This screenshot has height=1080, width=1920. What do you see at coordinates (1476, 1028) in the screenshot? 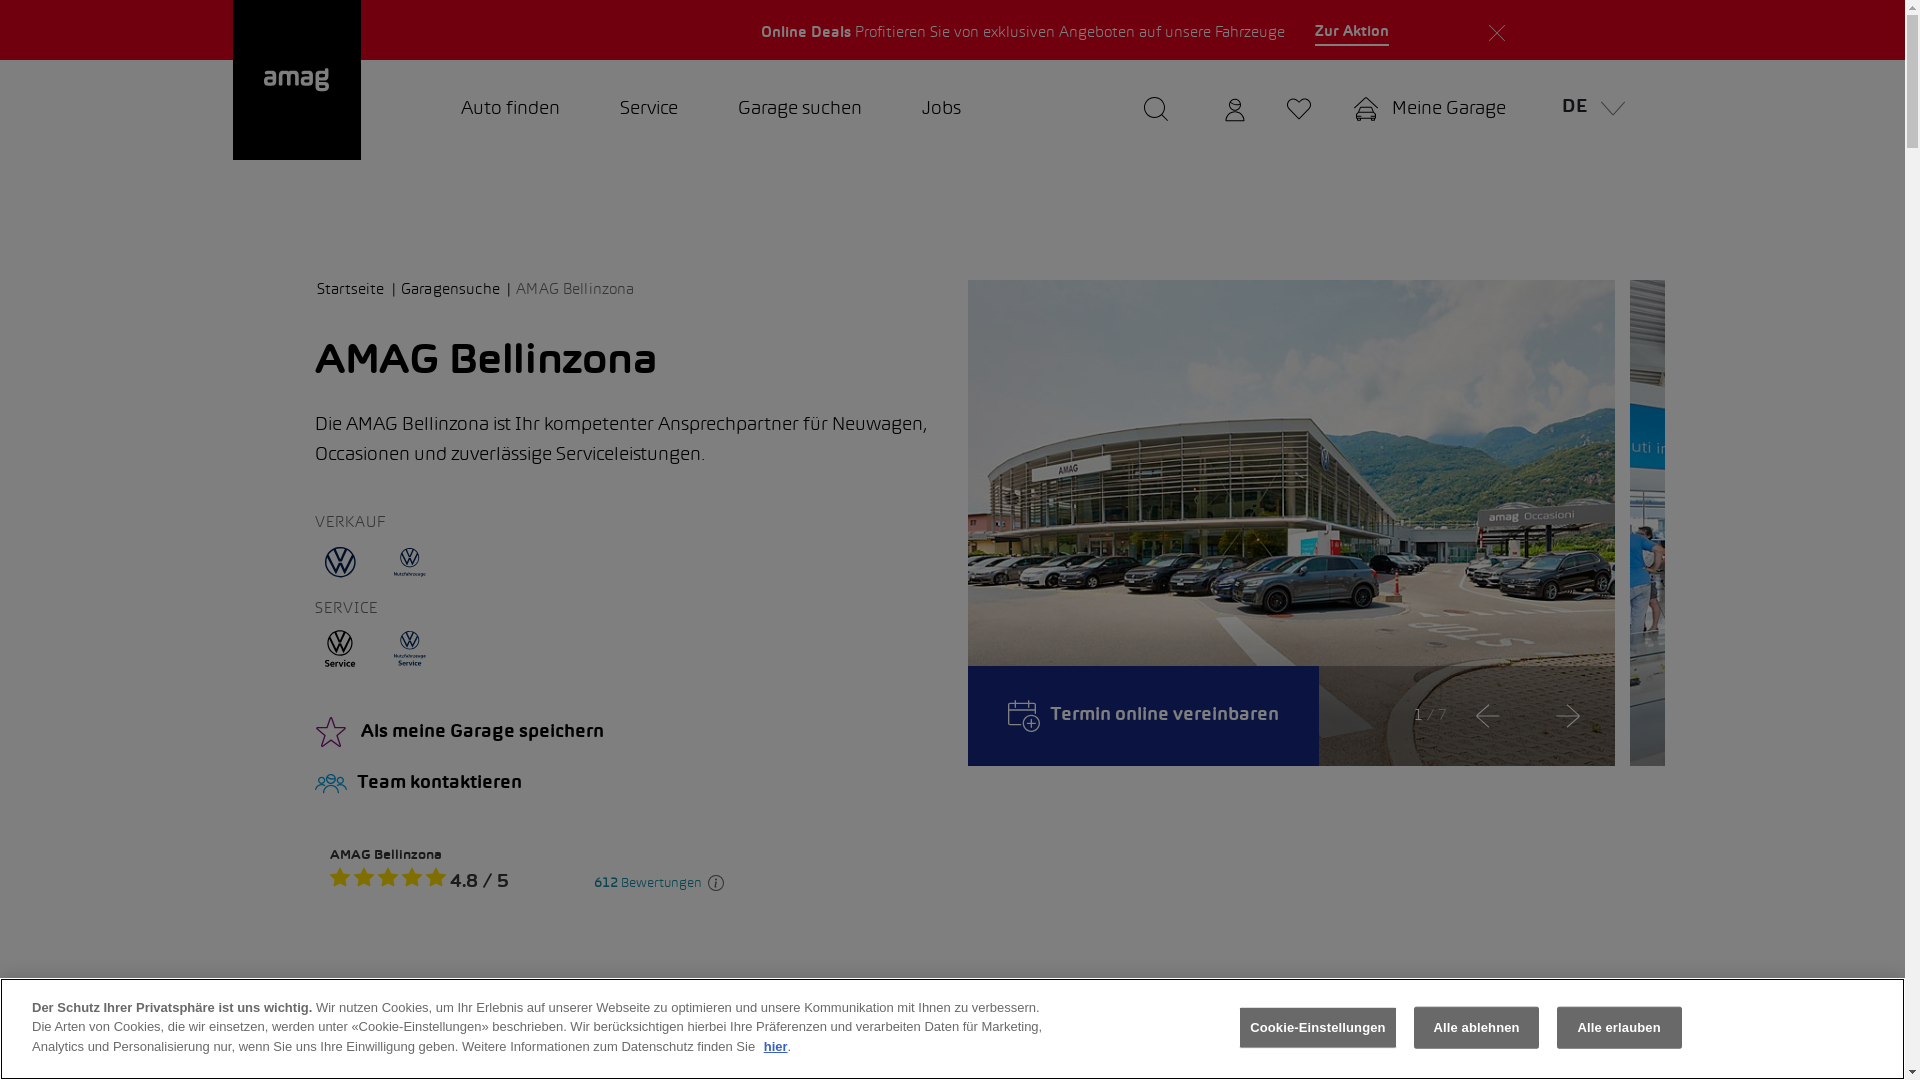
I see `'Alle ablehnen'` at bounding box center [1476, 1028].